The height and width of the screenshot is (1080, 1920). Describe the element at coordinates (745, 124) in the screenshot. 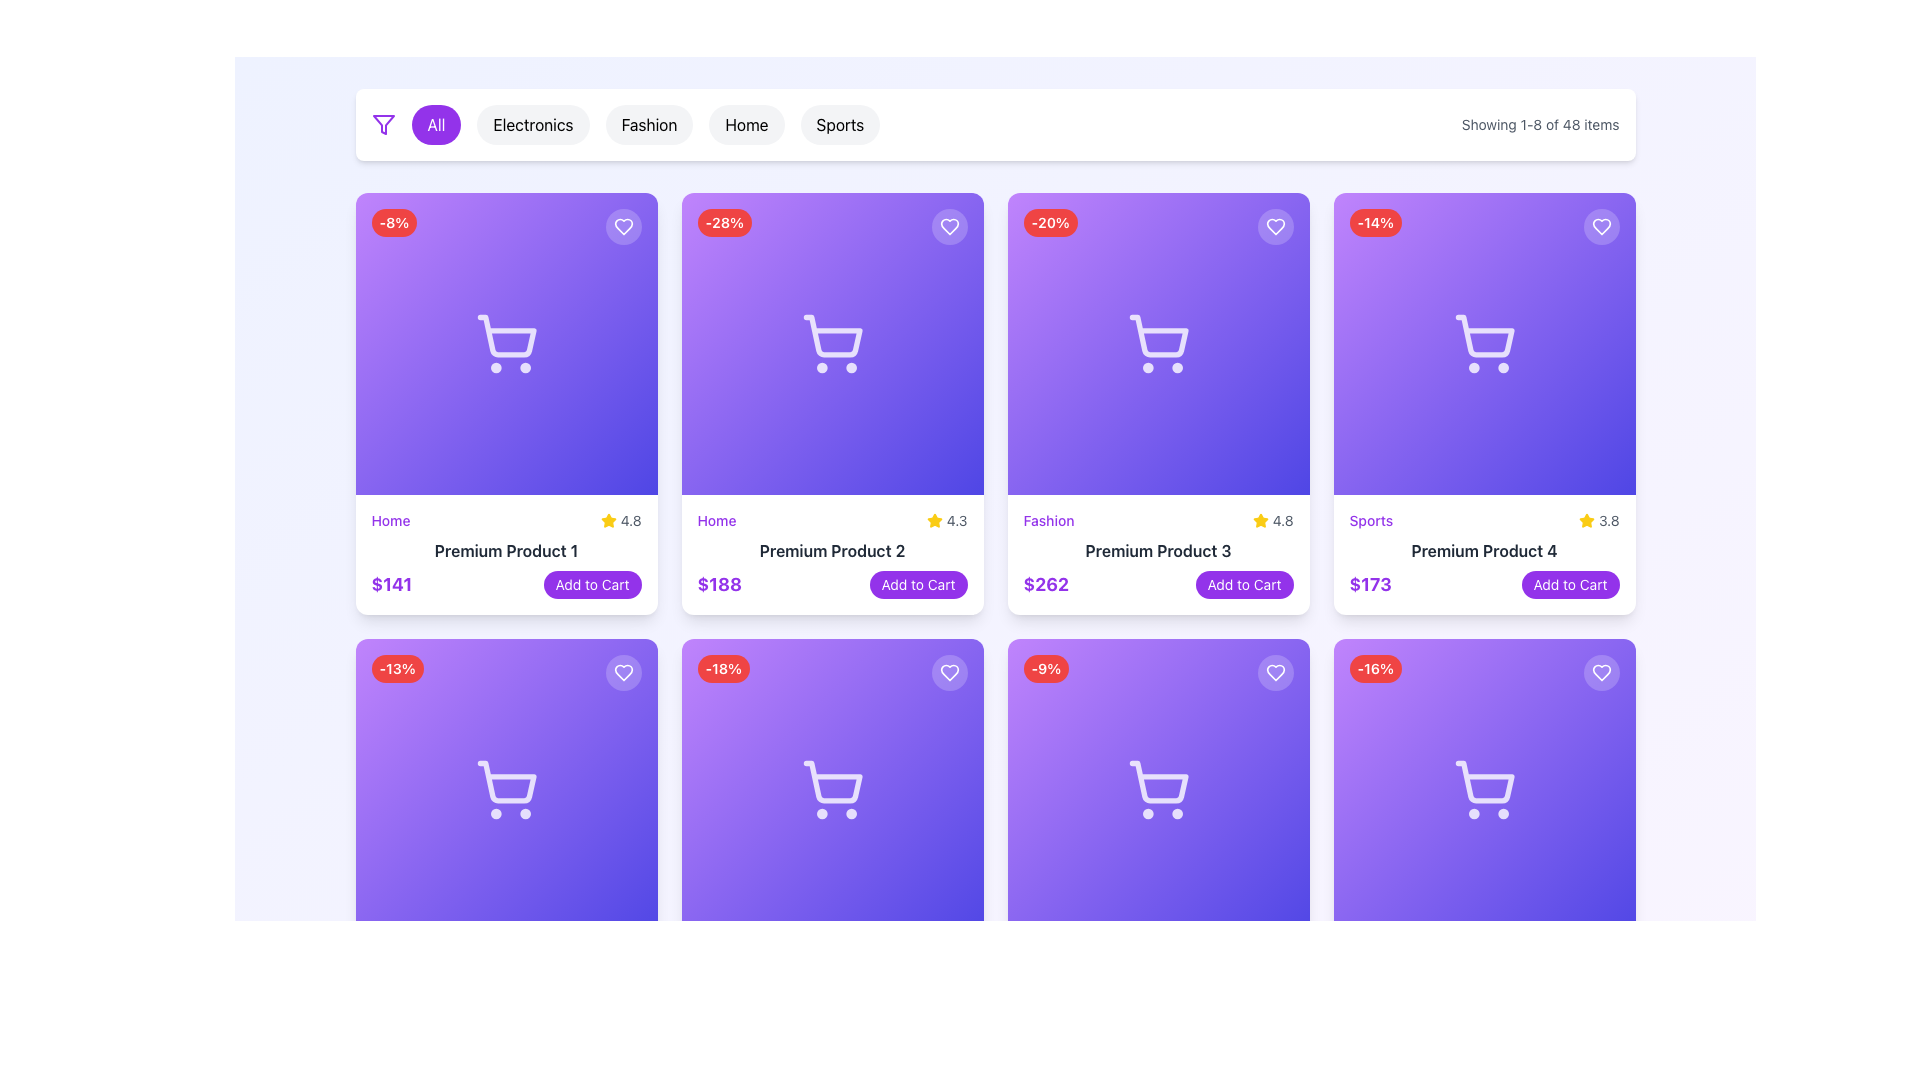

I see `the category navigation button for 'Home', which is the fourth button from the left in the middle-right of the row` at that location.